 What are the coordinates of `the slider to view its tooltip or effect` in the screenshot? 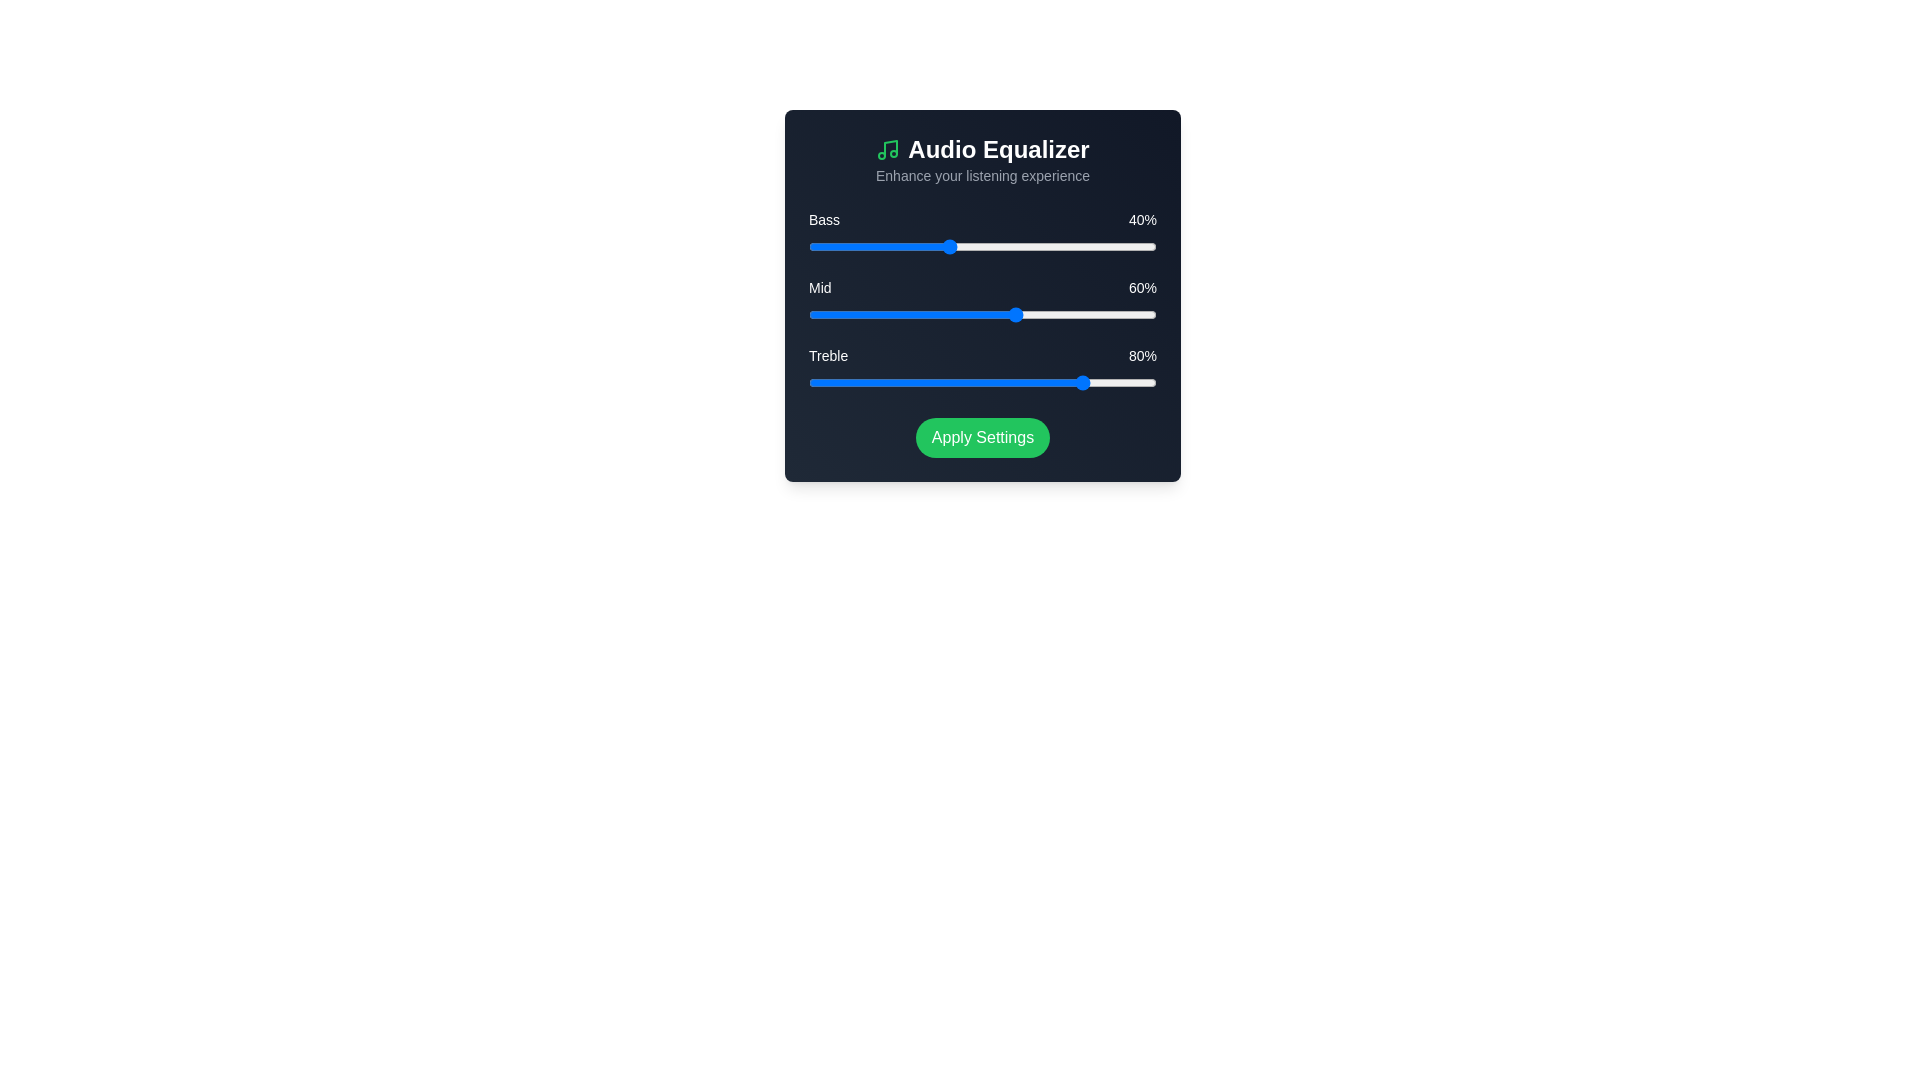 It's located at (983, 245).